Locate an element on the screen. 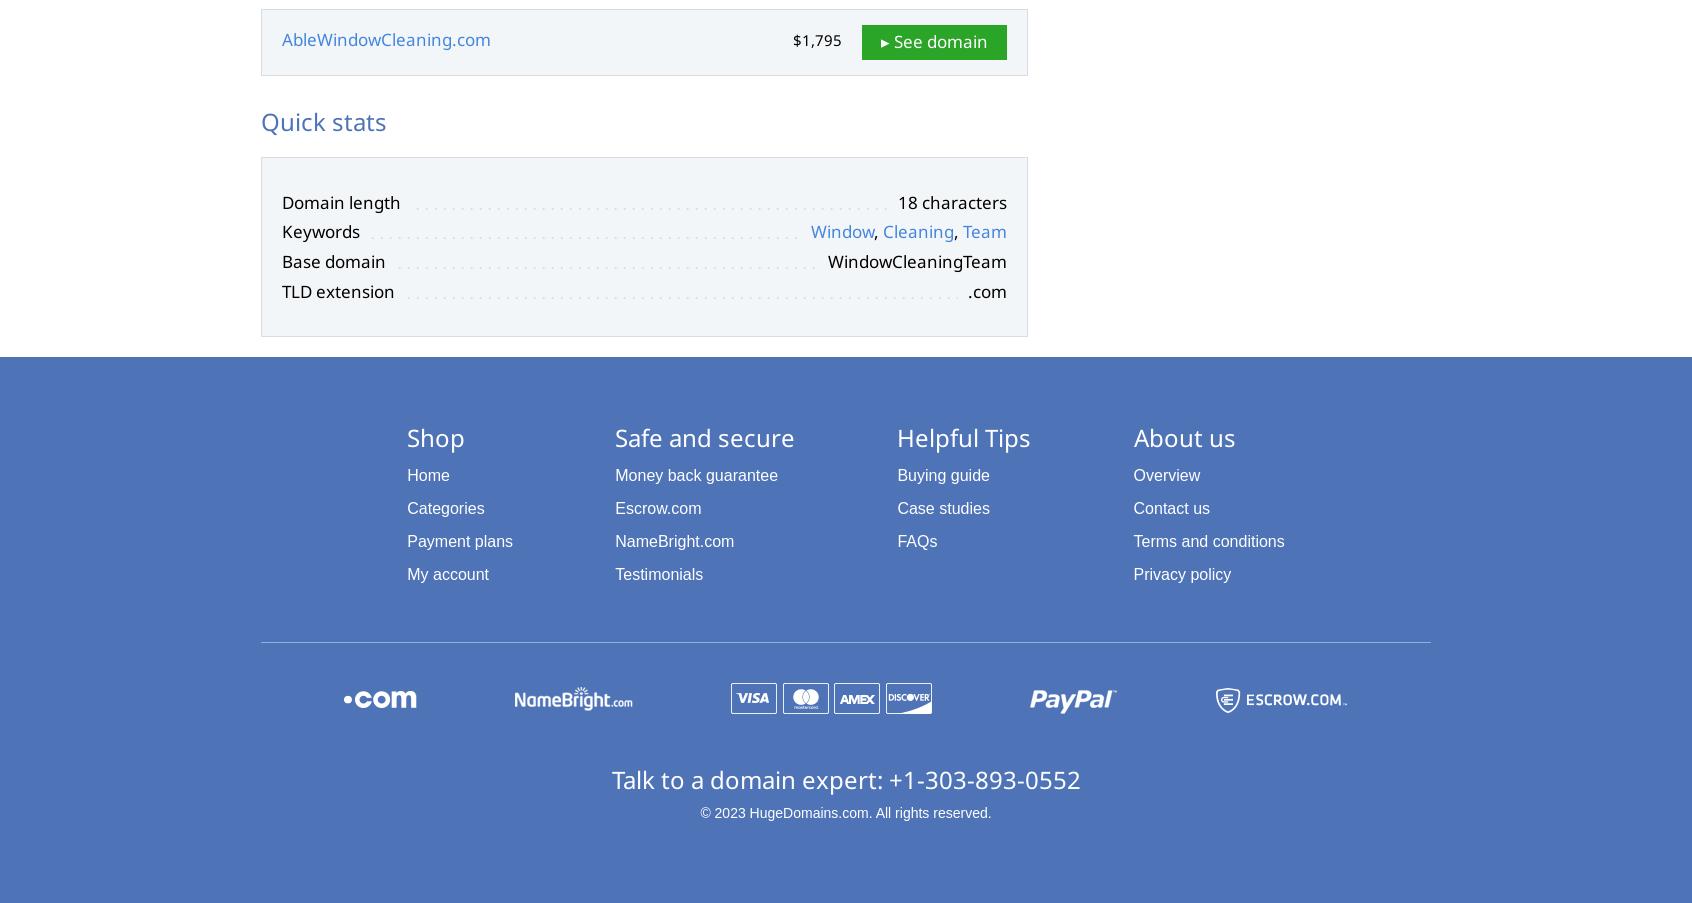 The width and height of the screenshot is (1692, 903). 'Payment plans' is located at coordinates (459, 539).